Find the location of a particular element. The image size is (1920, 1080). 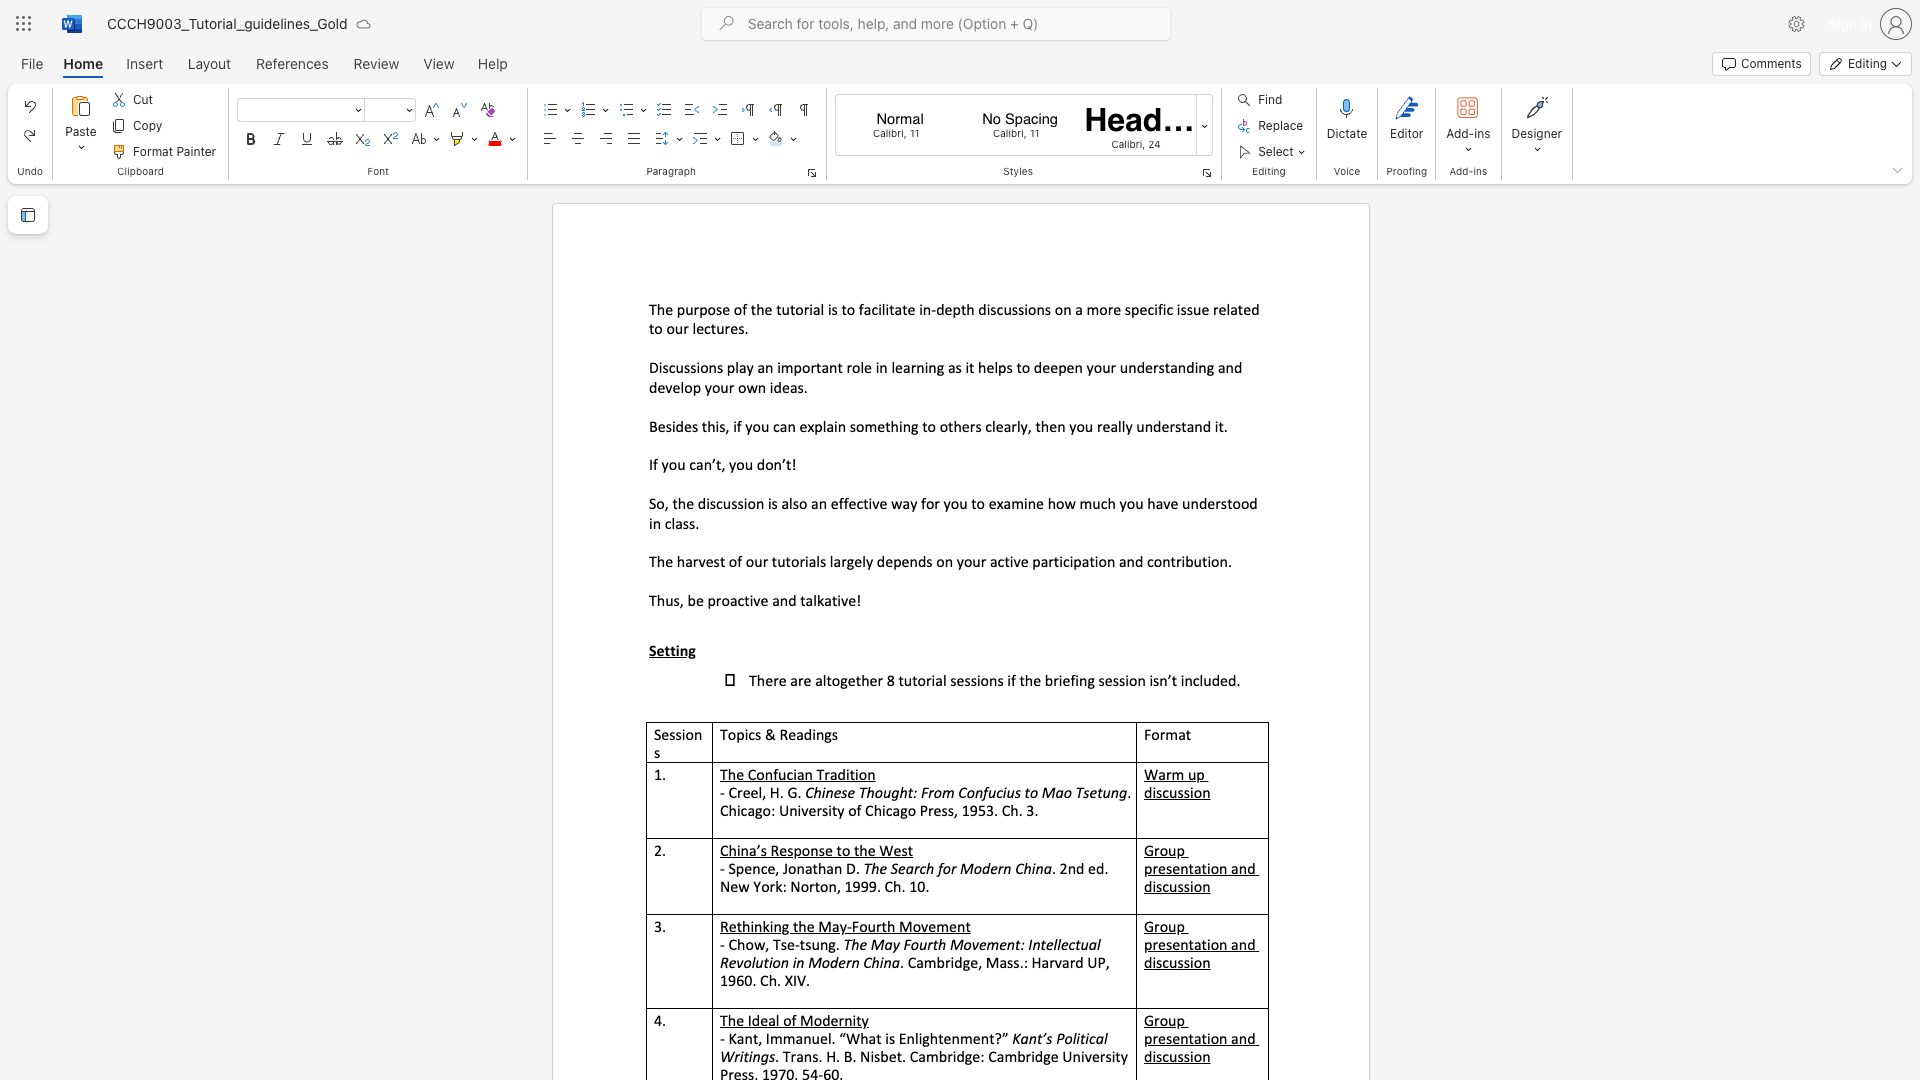

the subset text "t, y" within the text "If you can’t, you don’t!" is located at coordinates (715, 464).